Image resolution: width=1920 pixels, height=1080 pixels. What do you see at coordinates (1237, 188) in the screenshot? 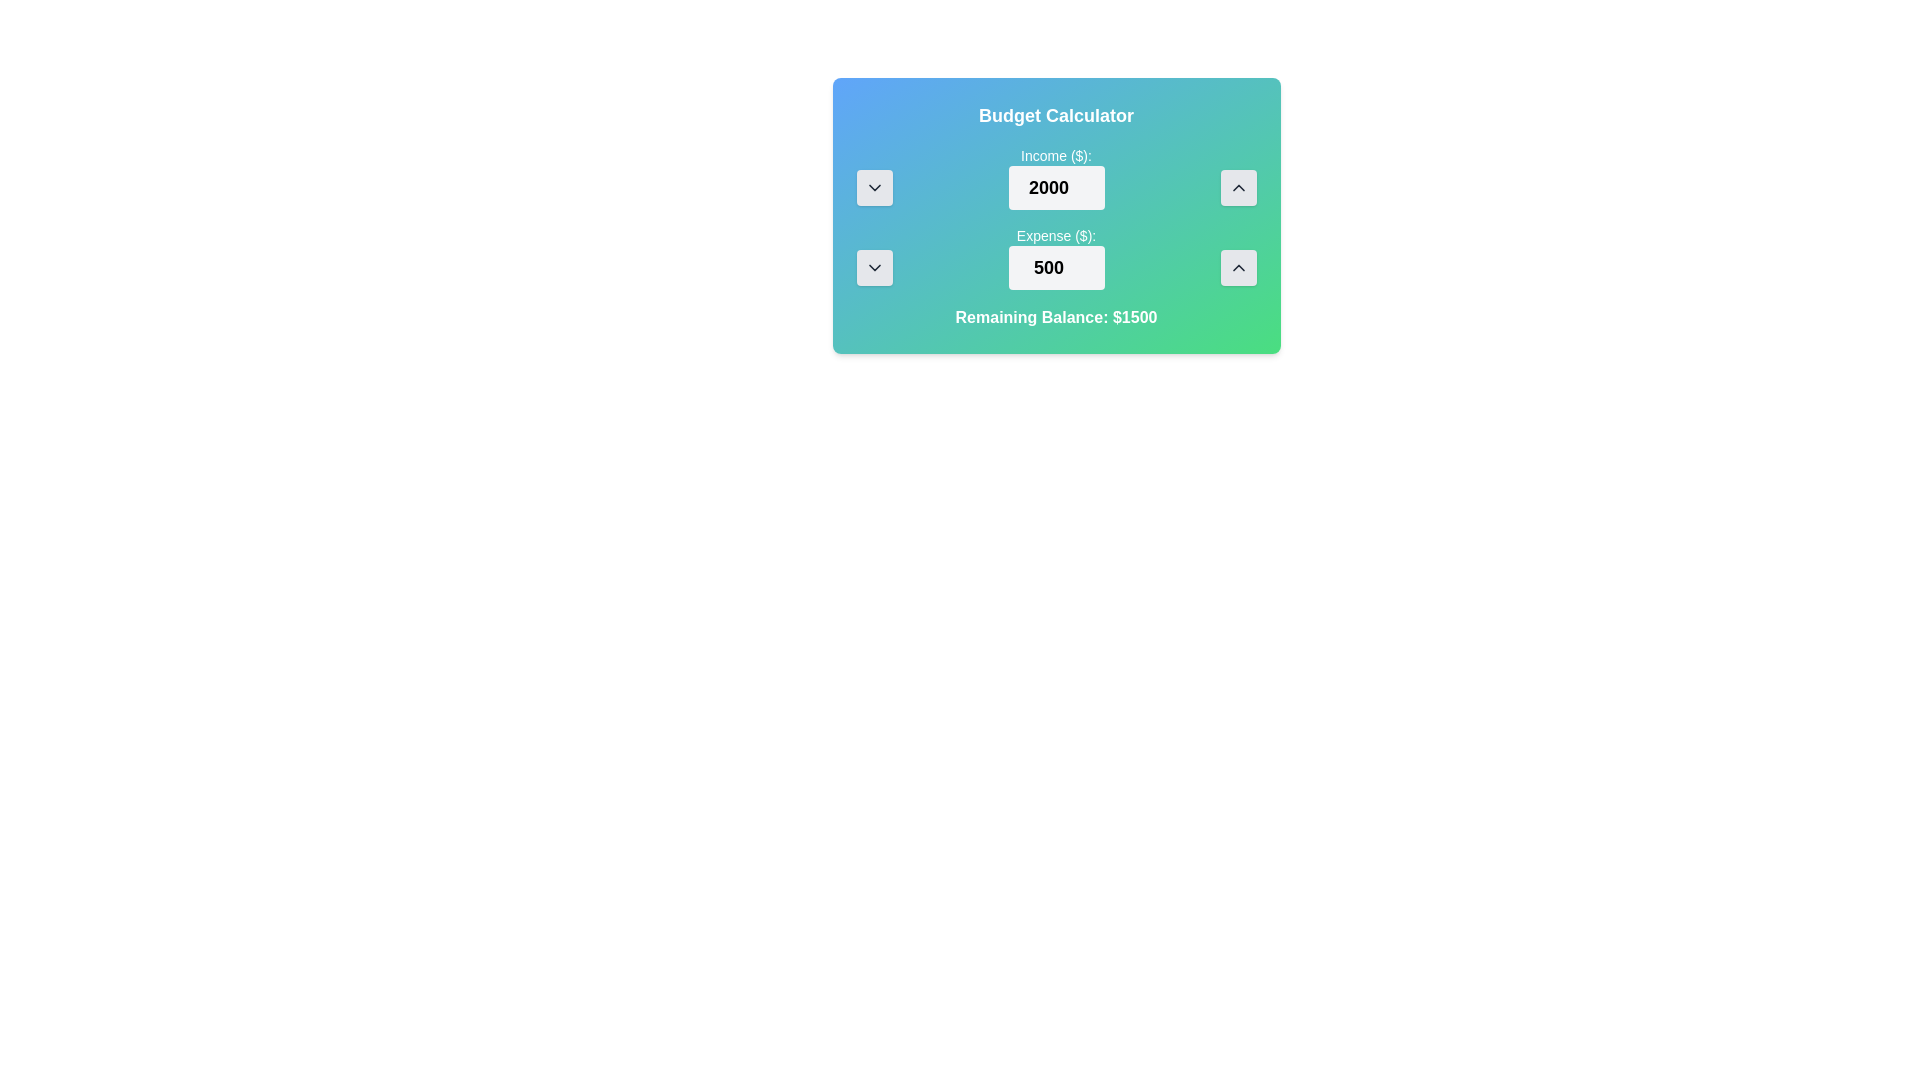
I see `the increment button located in the top-right corner of the budget calculator interface` at bounding box center [1237, 188].